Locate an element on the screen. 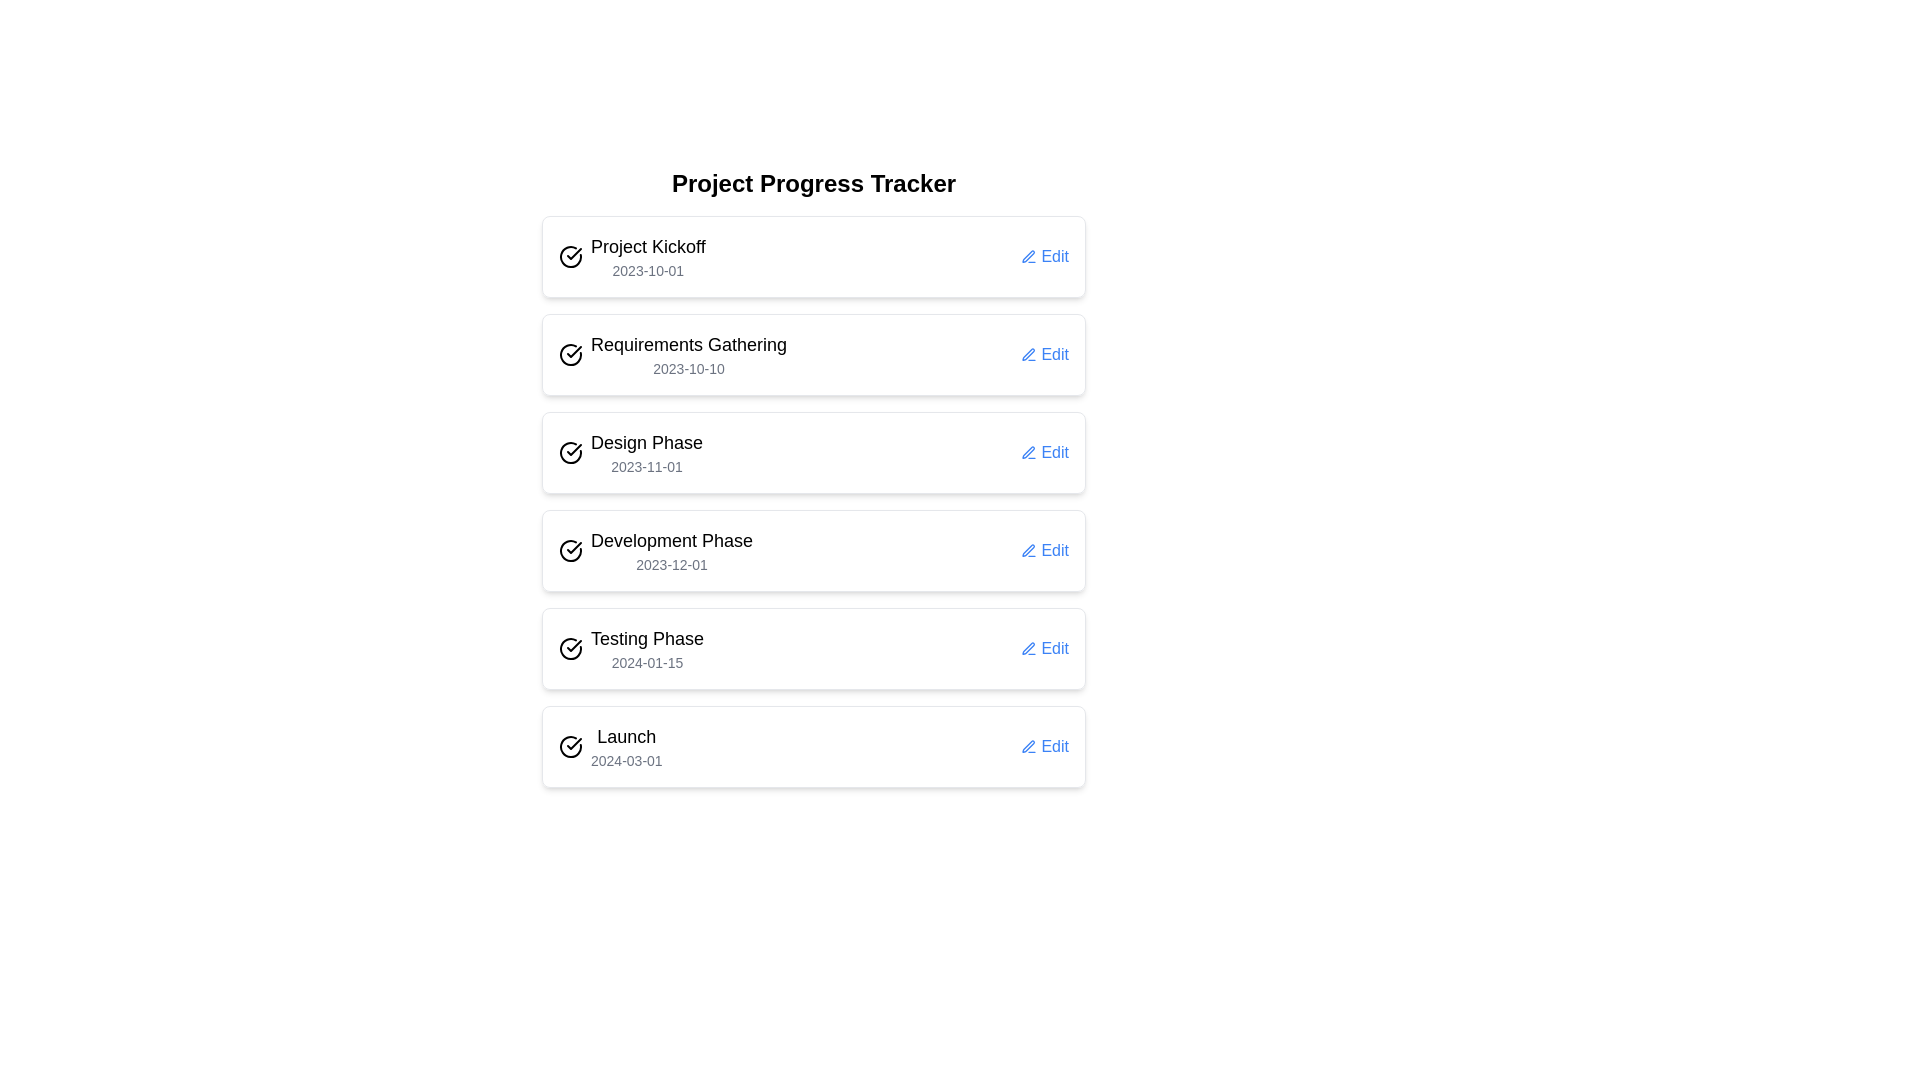  the circular icon with a checkmark inside, which is positioned to the left of the 'Launch' label and date information is located at coordinates (570, 747).